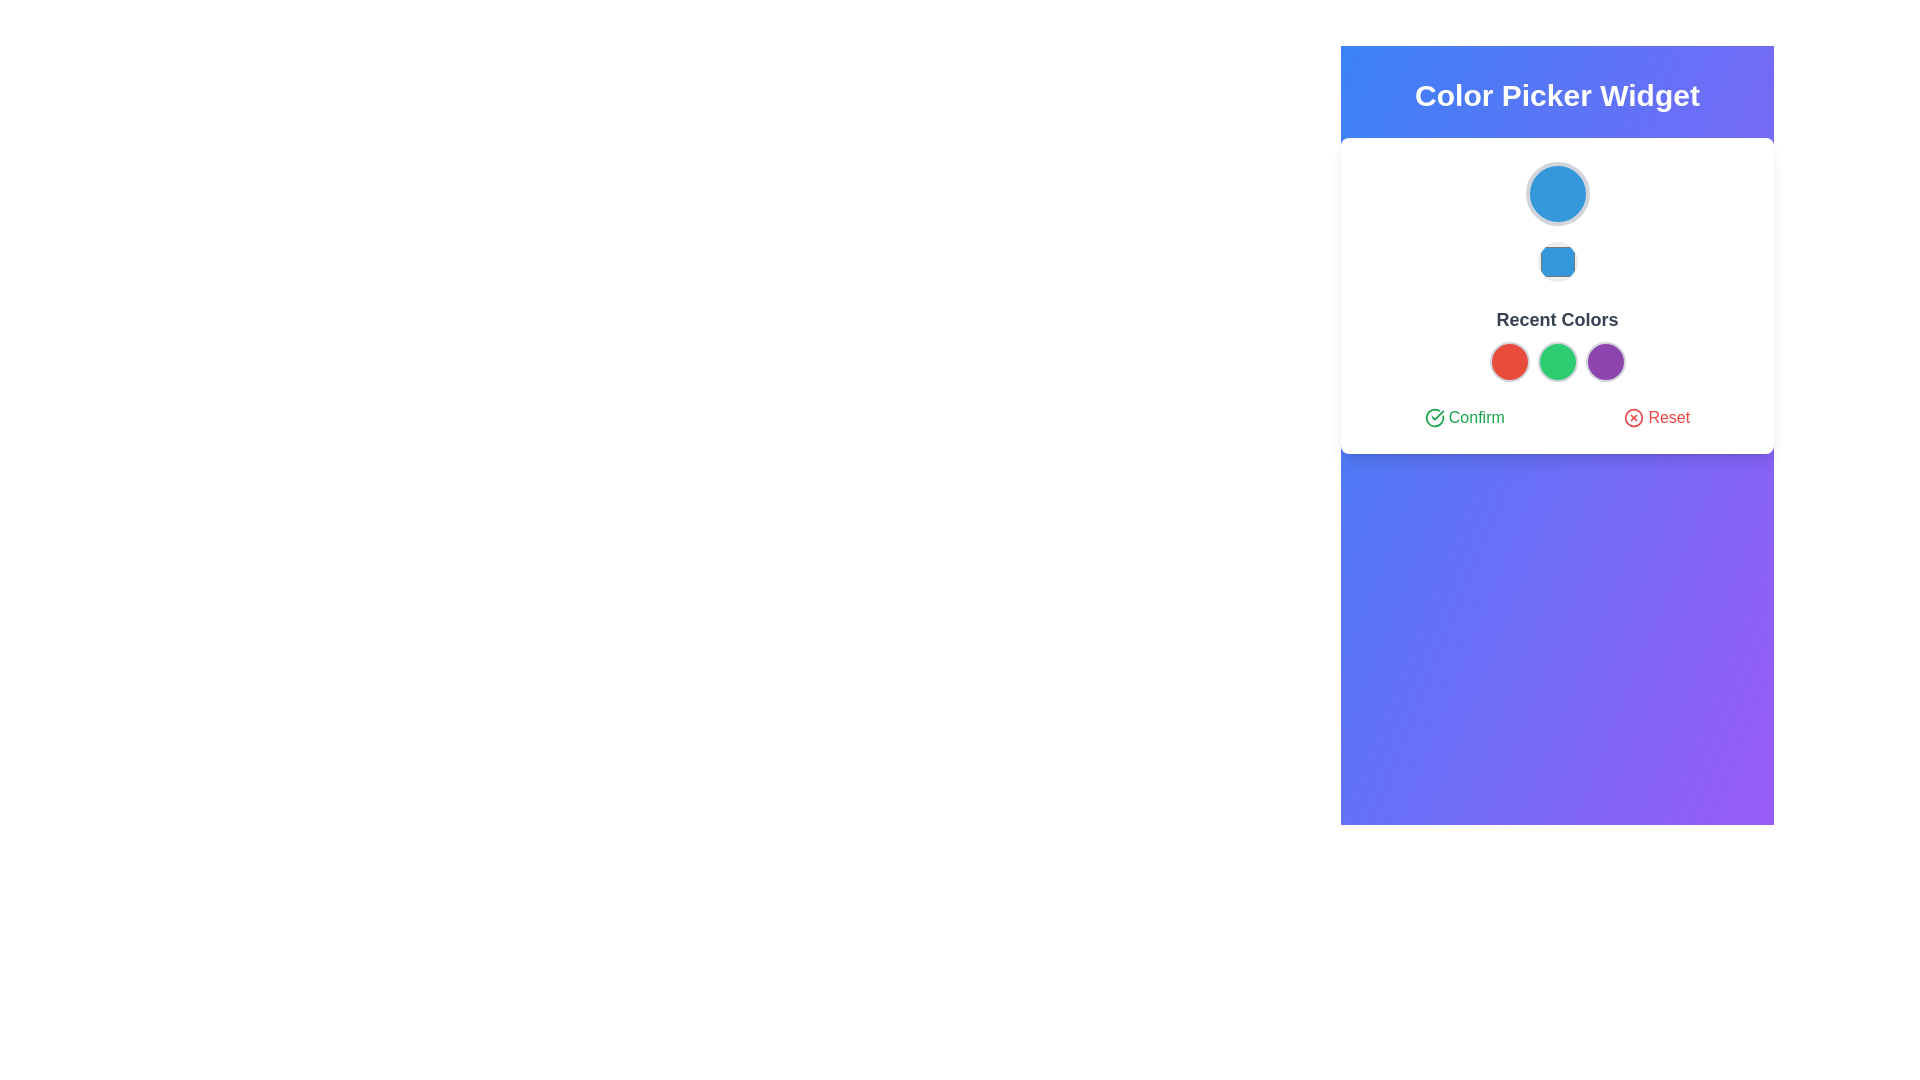  Describe the element at coordinates (1556, 342) in the screenshot. I see `the middle circular green color swatch in the 'Recent Colors' section` at that location.